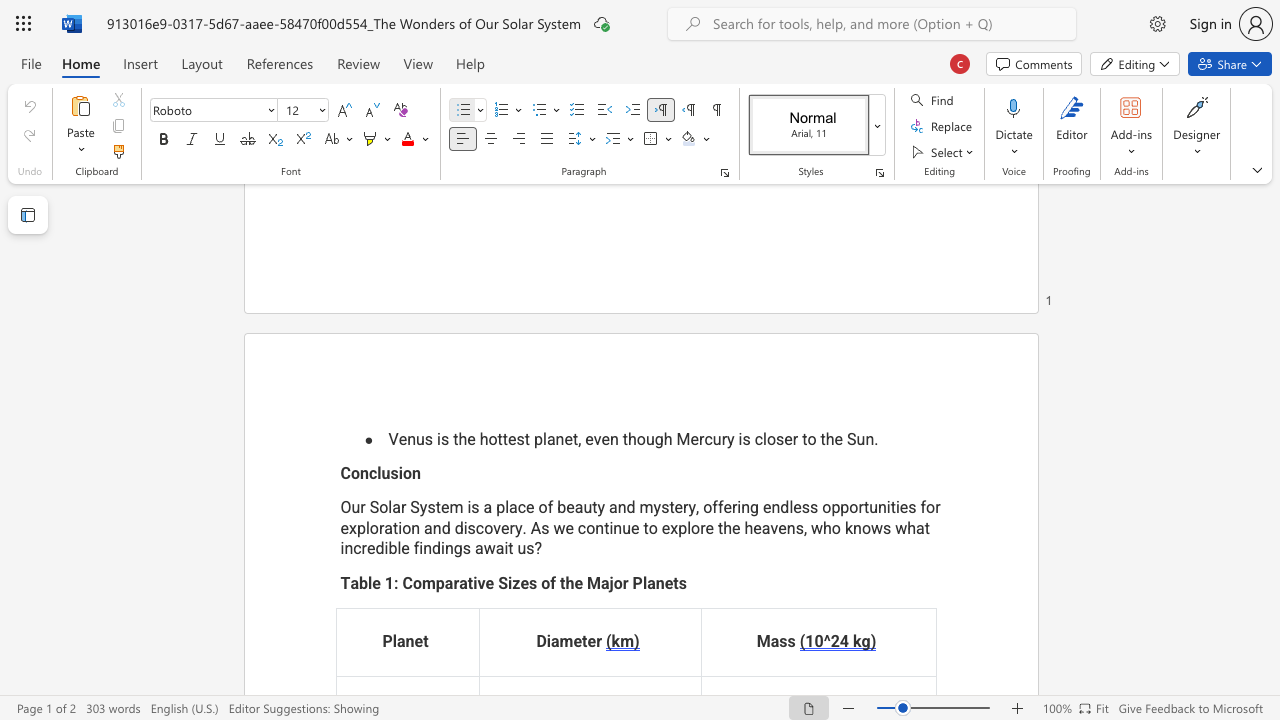 The height and width of the screenshot is (720, 1280). Describe the element at coordinates (655, 582) in the screenshot. I see `the space between the continuous character "a" and "n" in the text` at that location.